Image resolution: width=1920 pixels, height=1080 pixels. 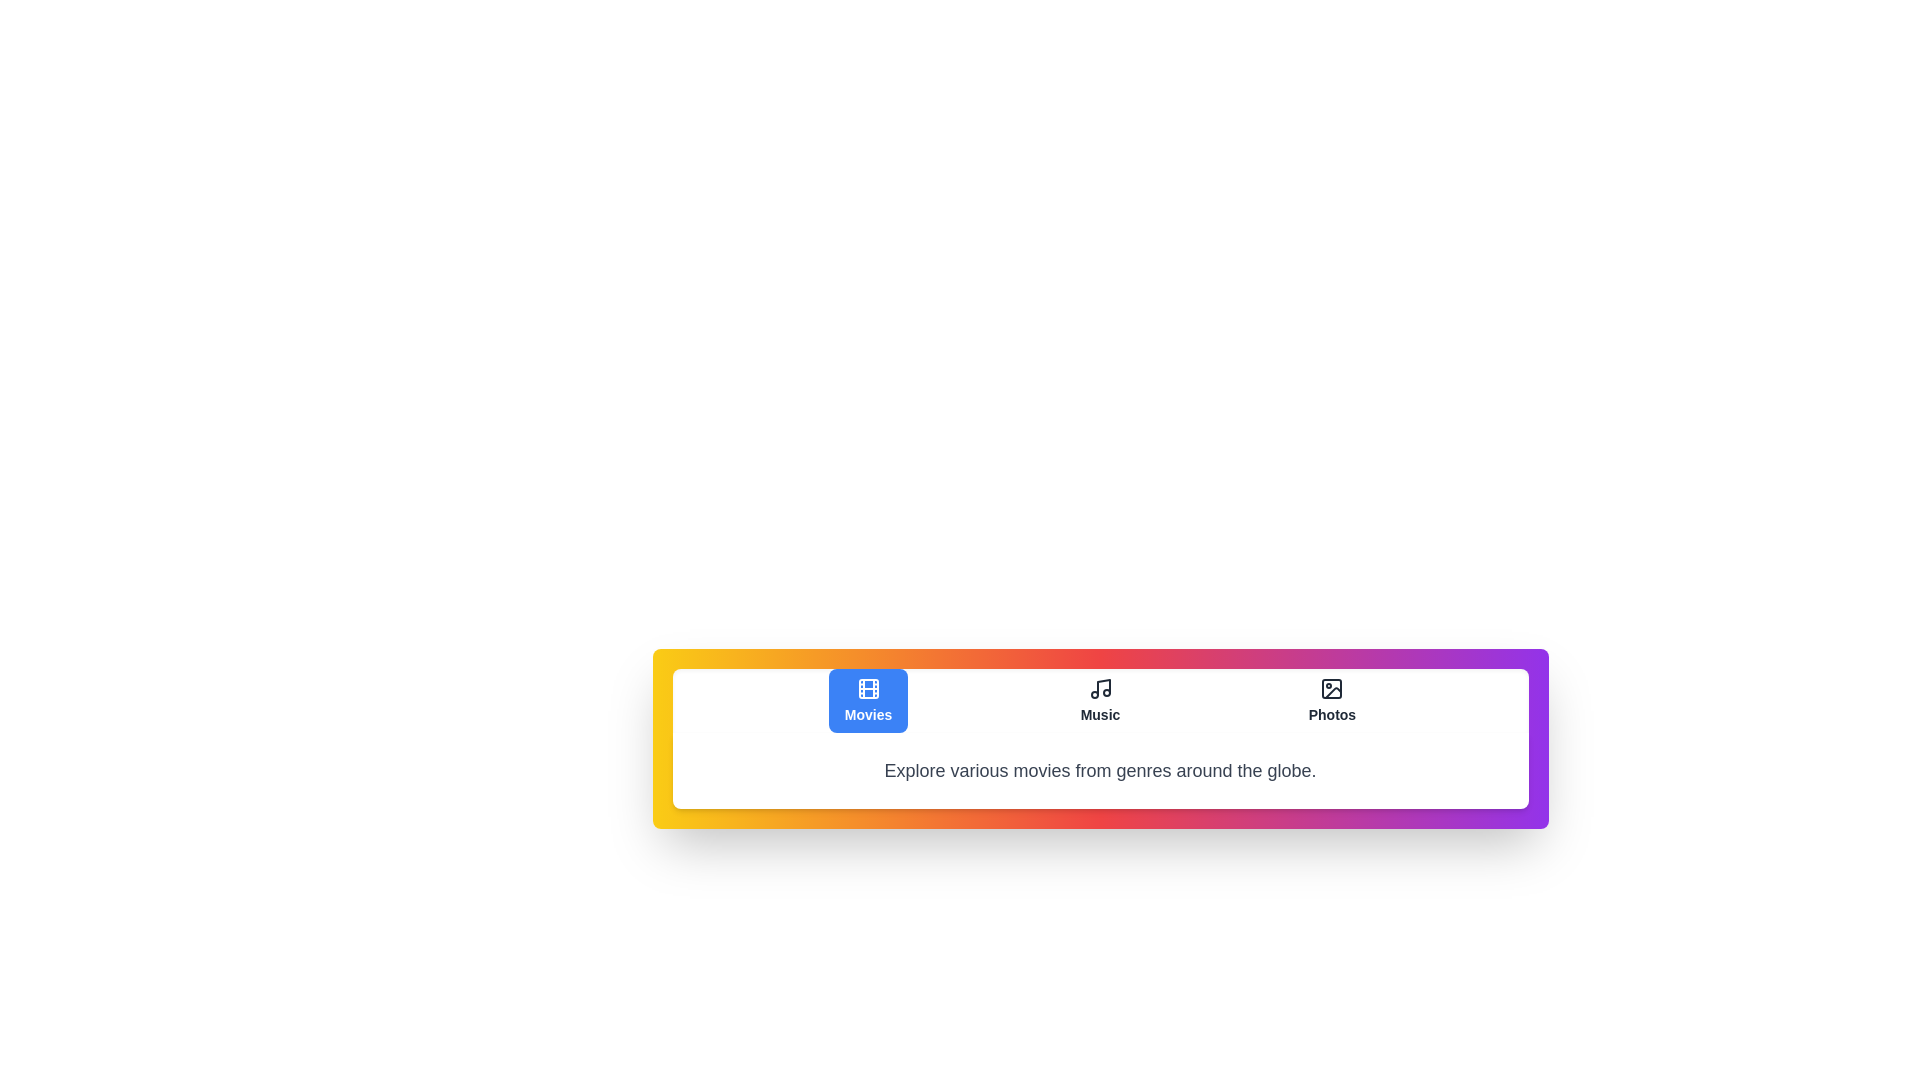 What do you see at coordinates (1099, 700) in the screenshot?
I see `the Music tab to view its content` at bounding box center [1099, 700].